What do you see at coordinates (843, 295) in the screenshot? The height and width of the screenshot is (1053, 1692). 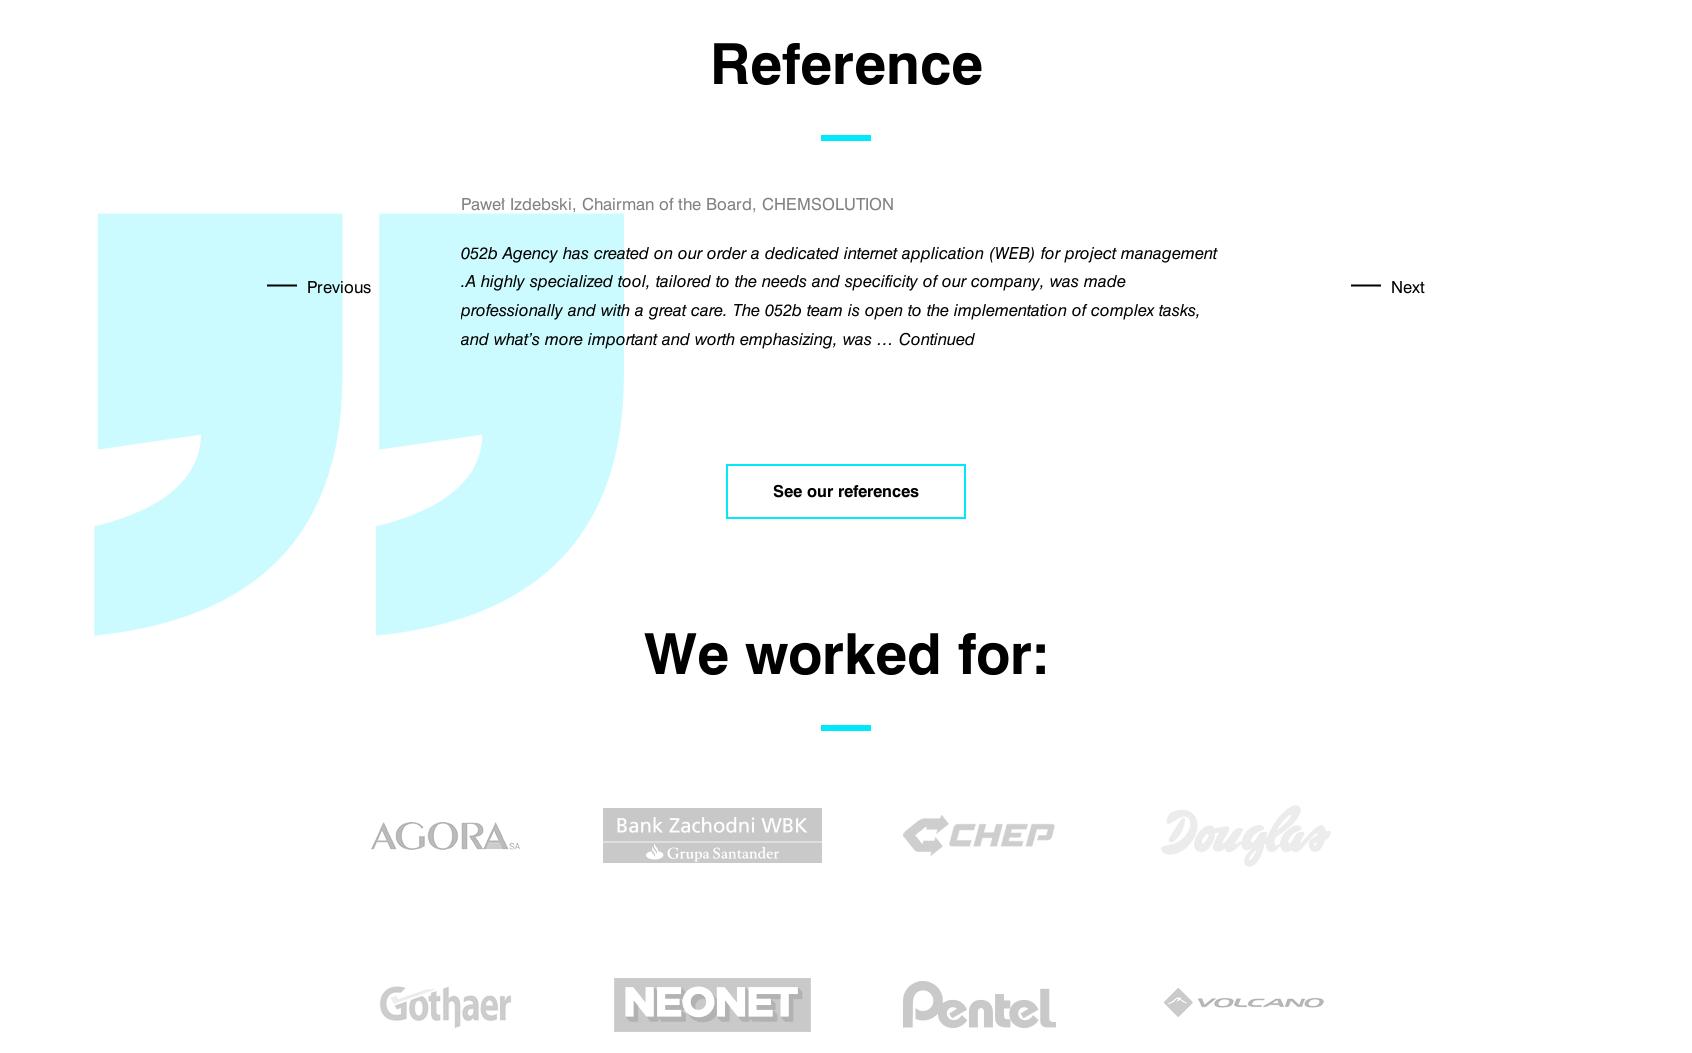 I see `'The Tumult Foundation, organizer of the Camerimage International Film Festival is pleased to inform that in November 2017 the 052B company has once again prepared festival application for mobile devices for us. The application created by 052B developers is compatible with 100% devices on the most popular Android systems and devices on the iOS platform. …'` at bounding box center [843, 295].